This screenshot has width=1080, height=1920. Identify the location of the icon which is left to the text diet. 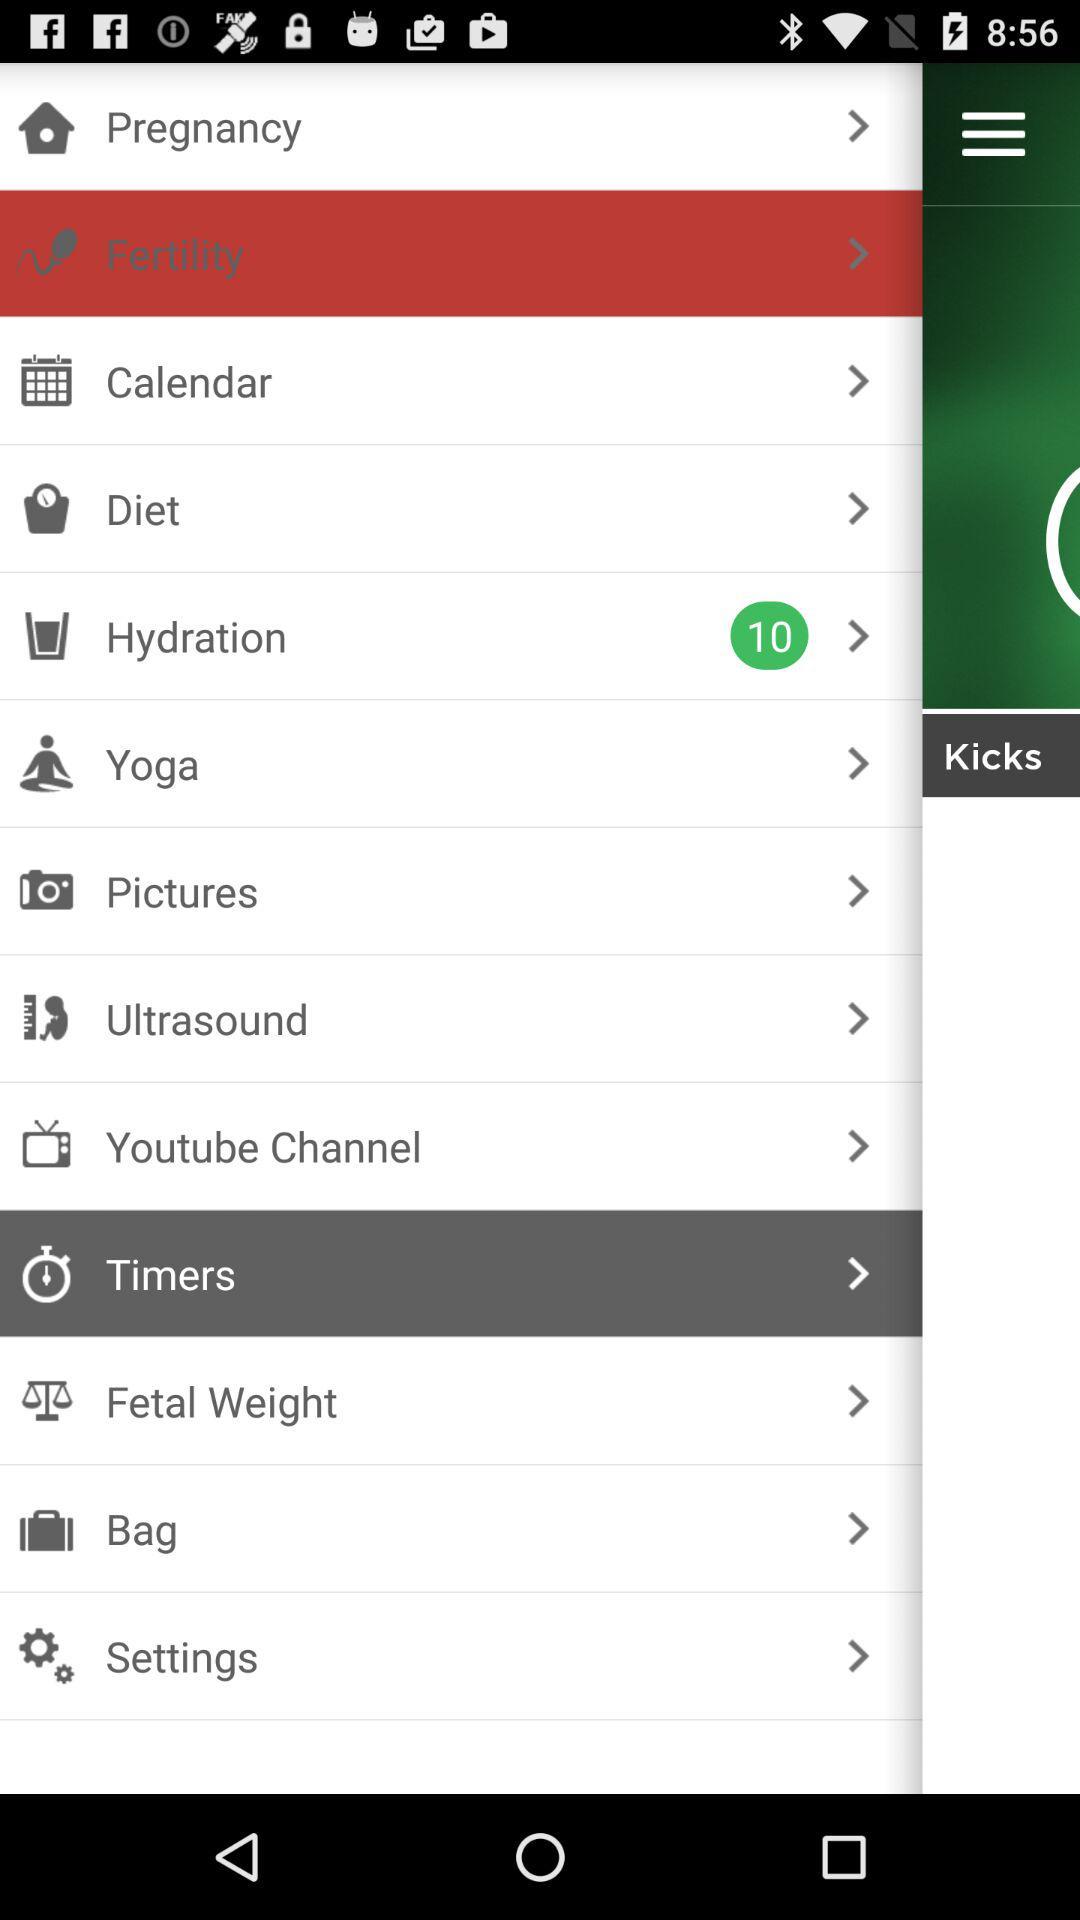
(45, 508).